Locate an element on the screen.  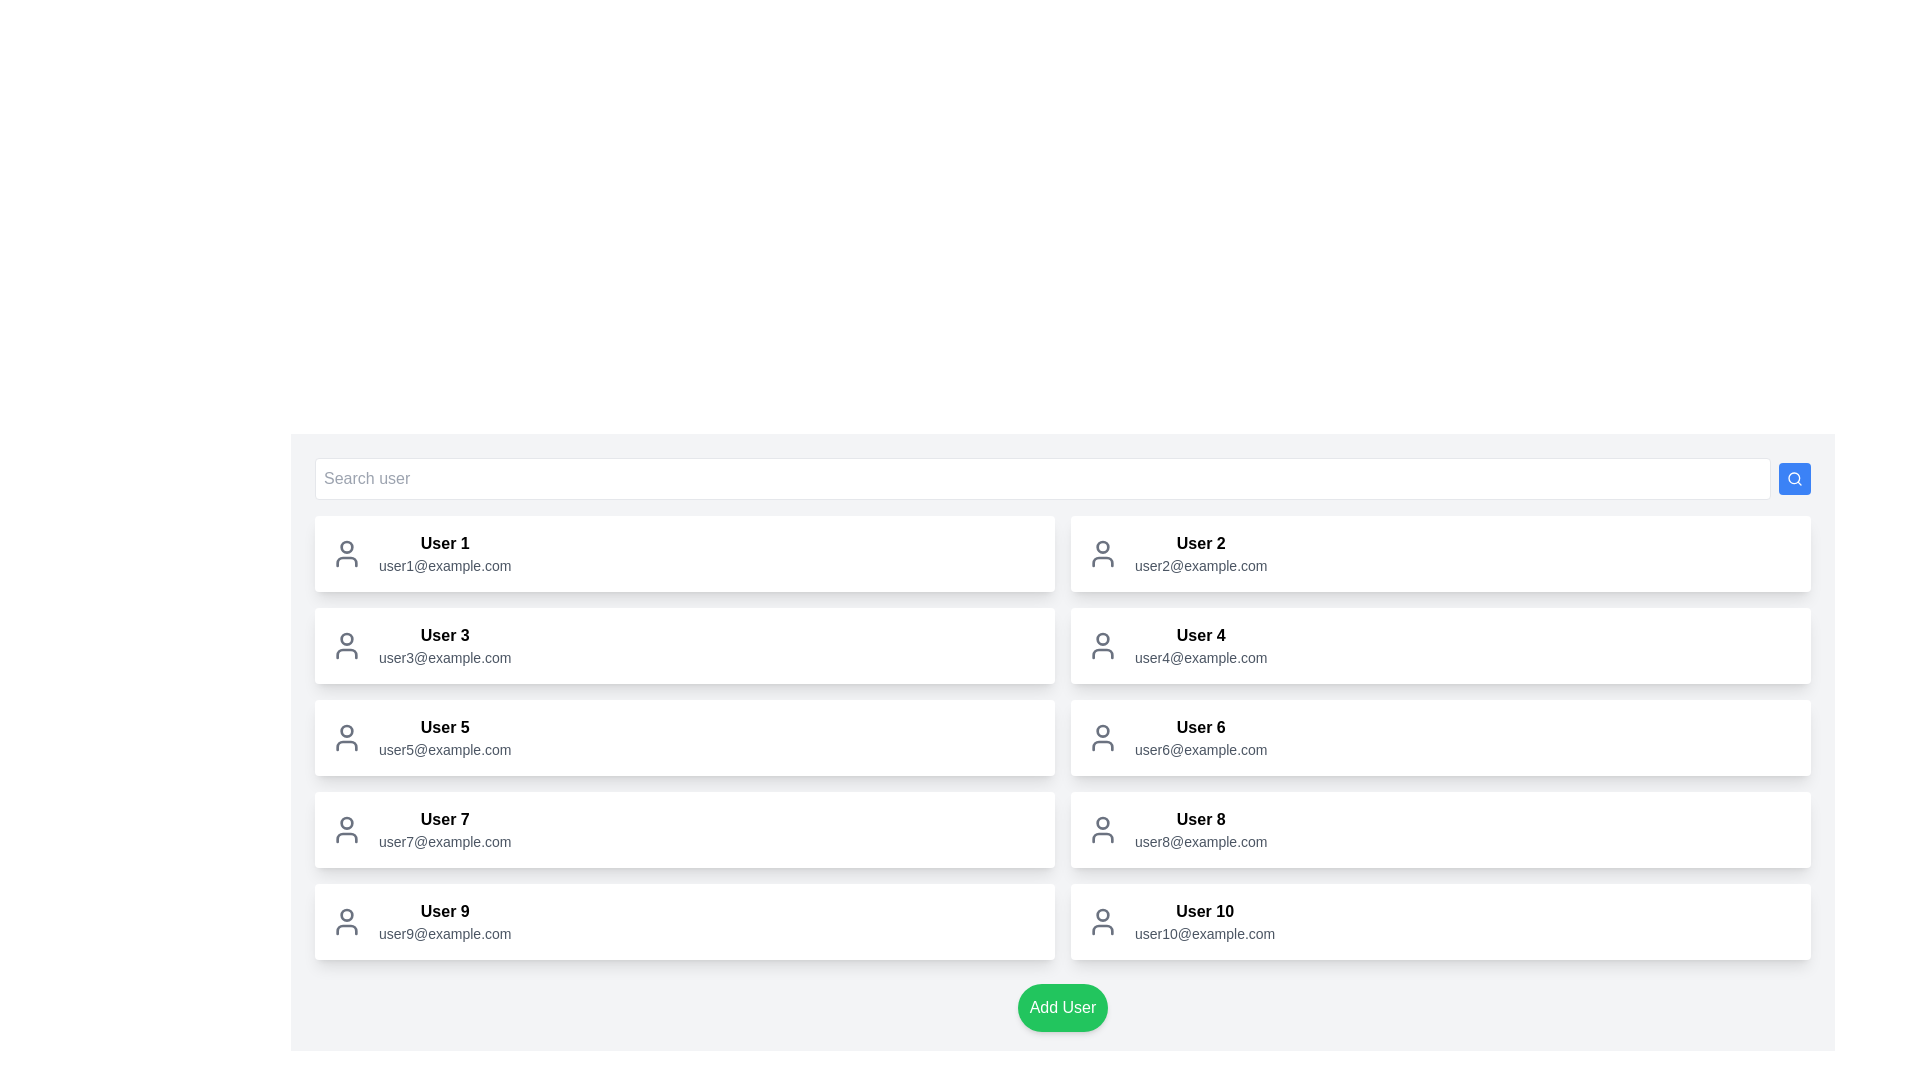
the text label displaying 'User 4', which is in bold font and located in the fourth position of the user entries list in the right column is located at coordinates (1200, 636).